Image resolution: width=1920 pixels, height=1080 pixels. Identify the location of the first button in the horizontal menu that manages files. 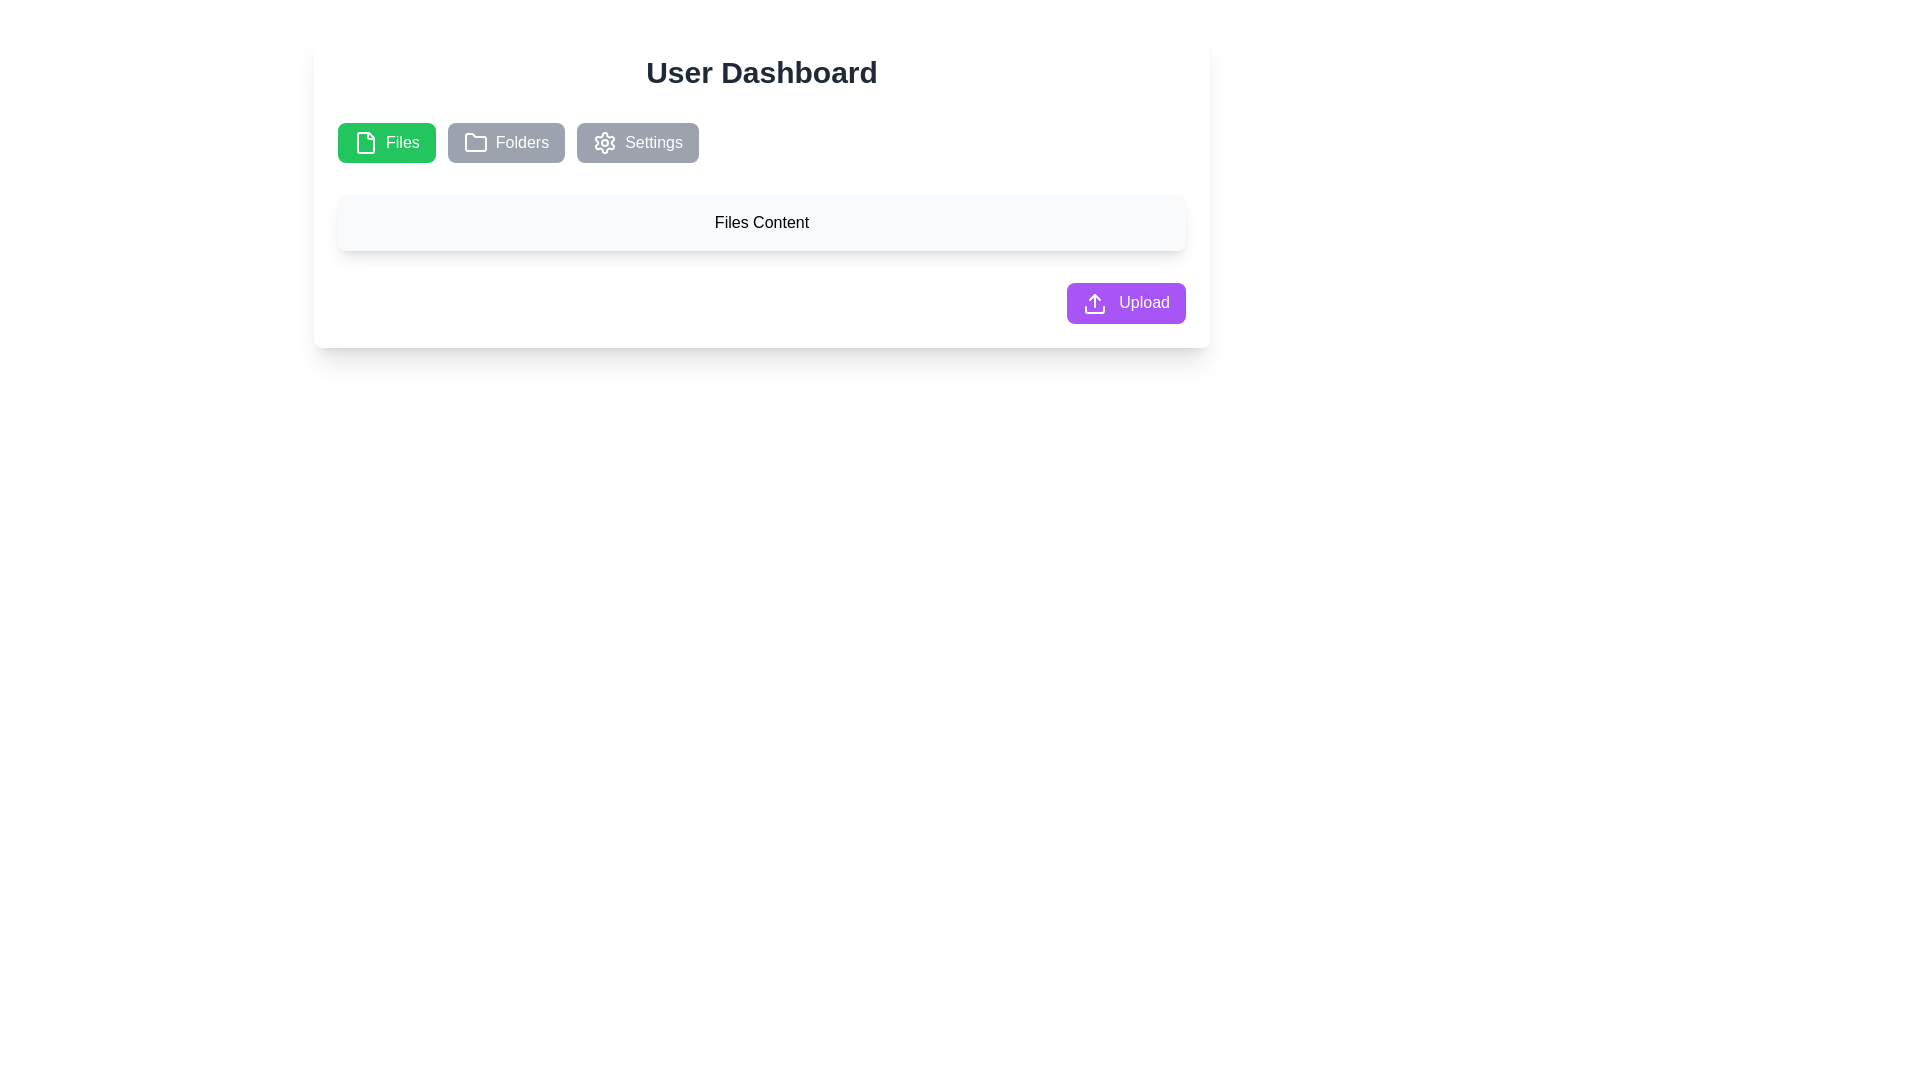
(386, 141).